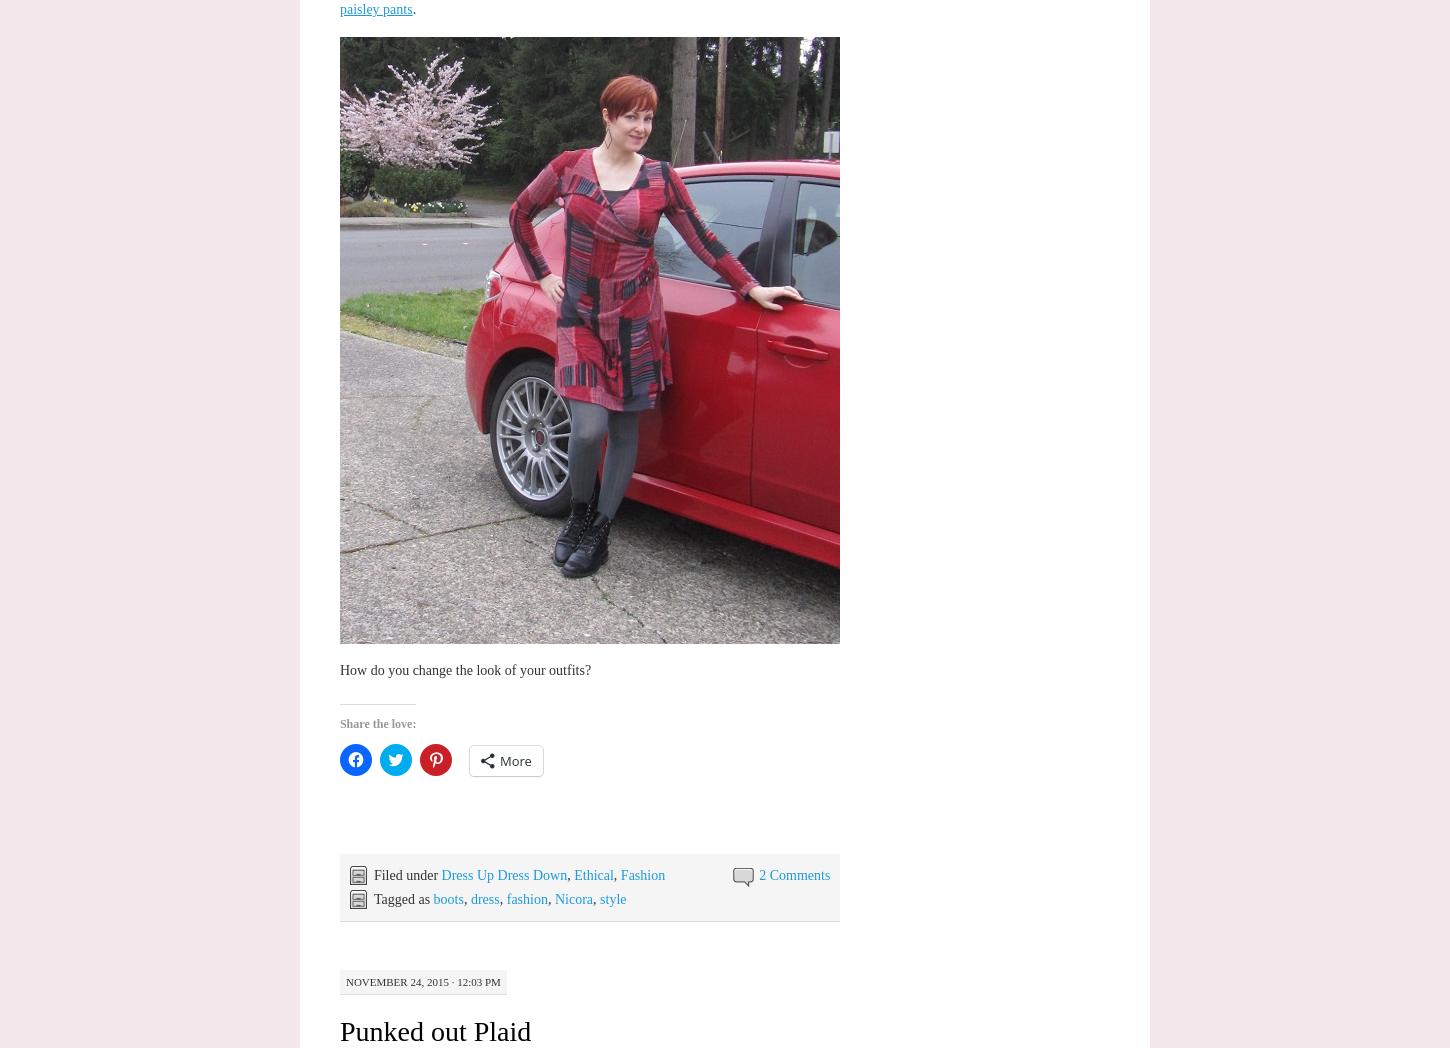  Describe the element at coordinates (504, 873) in the screenshot. I see `'Dress Up Dress Down'` at that location.